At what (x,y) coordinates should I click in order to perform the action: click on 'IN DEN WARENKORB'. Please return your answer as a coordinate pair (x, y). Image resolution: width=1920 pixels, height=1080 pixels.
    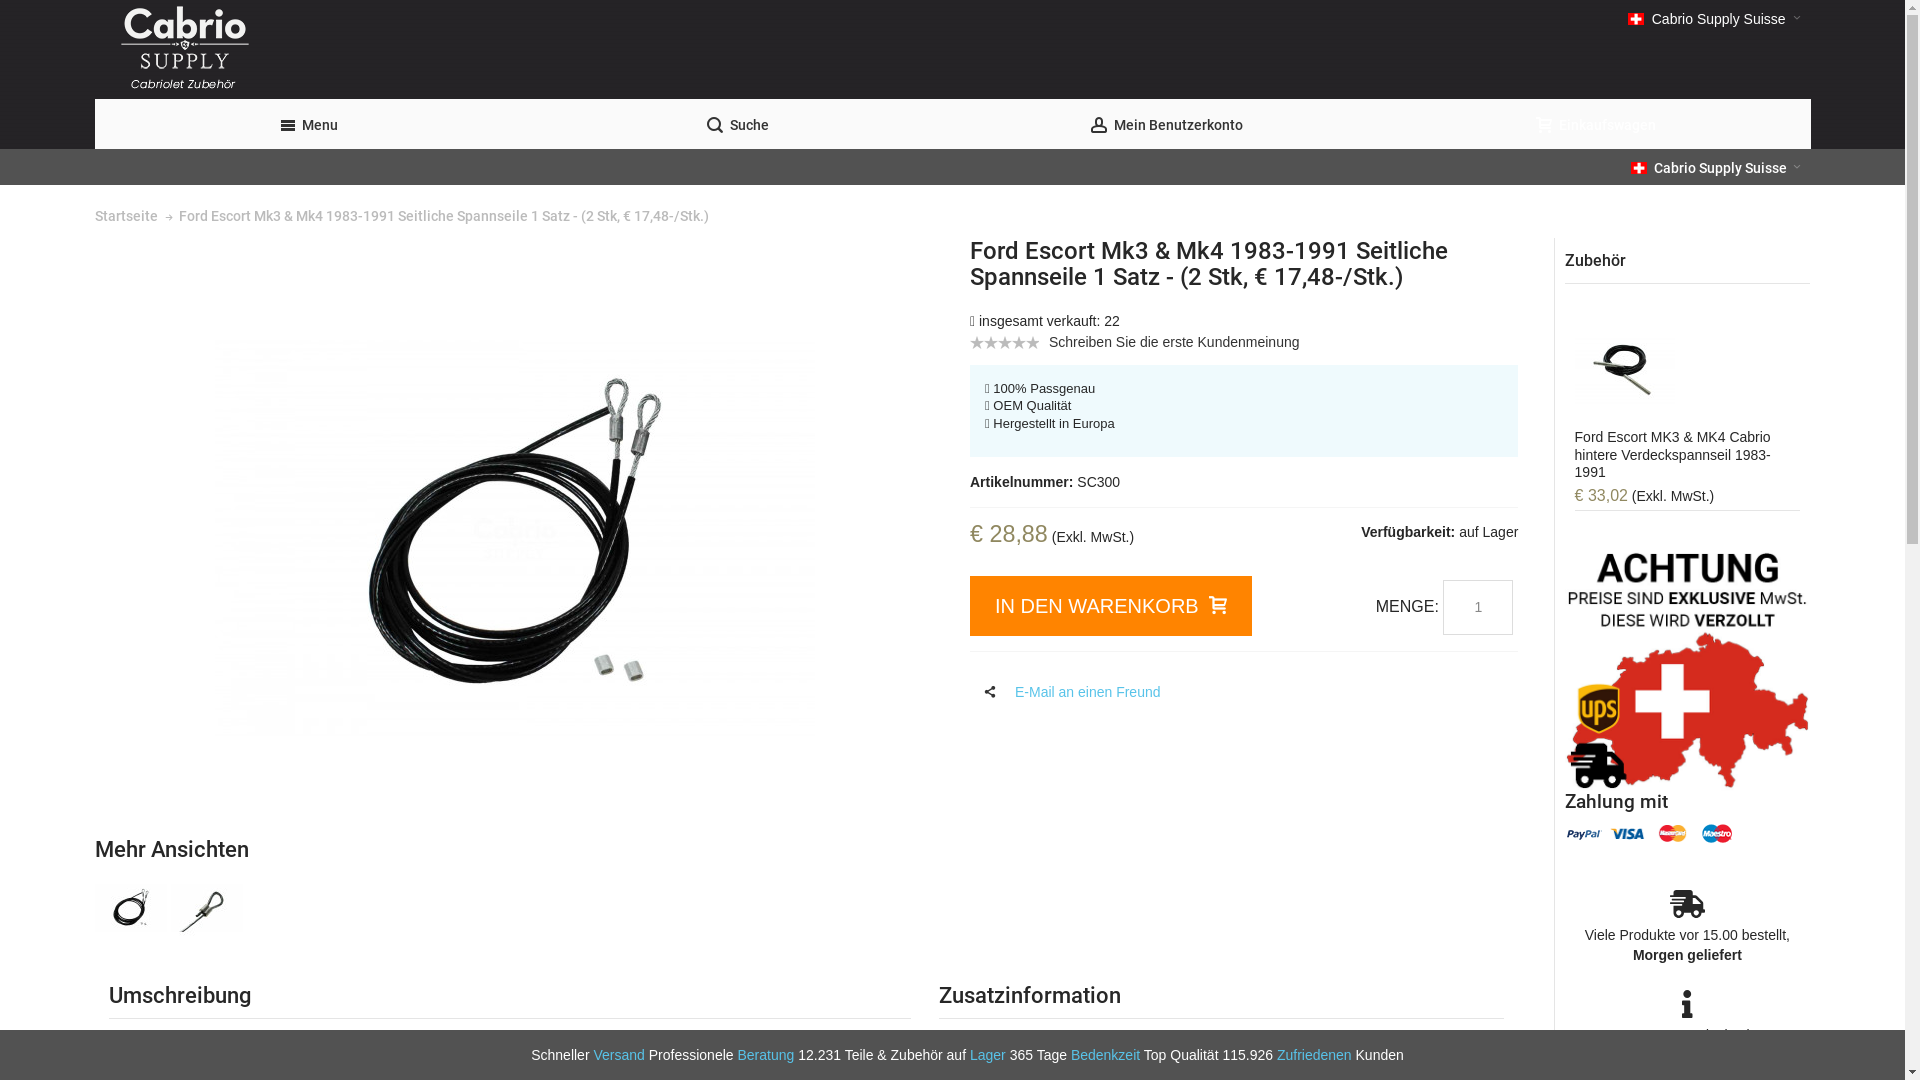
    Looking at the image, I should click on (969, 604).